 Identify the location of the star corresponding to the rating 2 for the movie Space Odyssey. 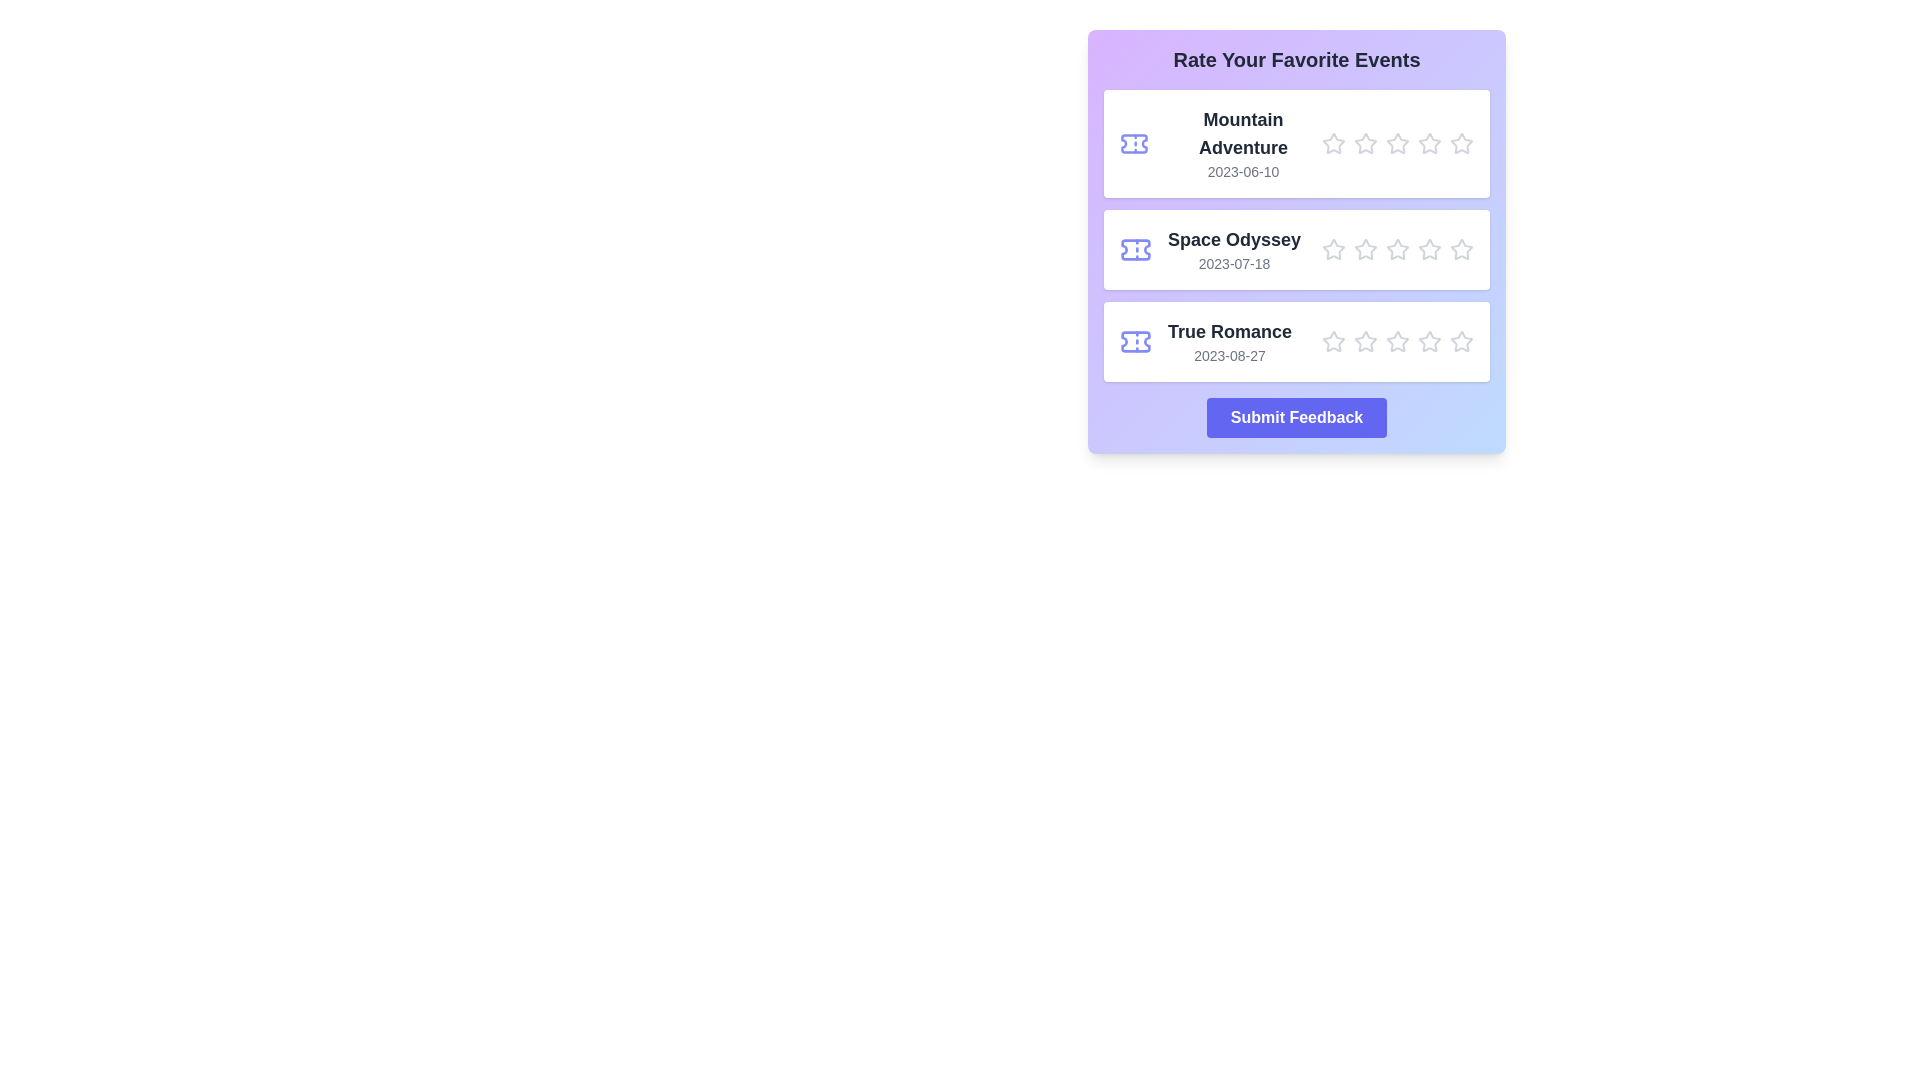
(1365, 249).